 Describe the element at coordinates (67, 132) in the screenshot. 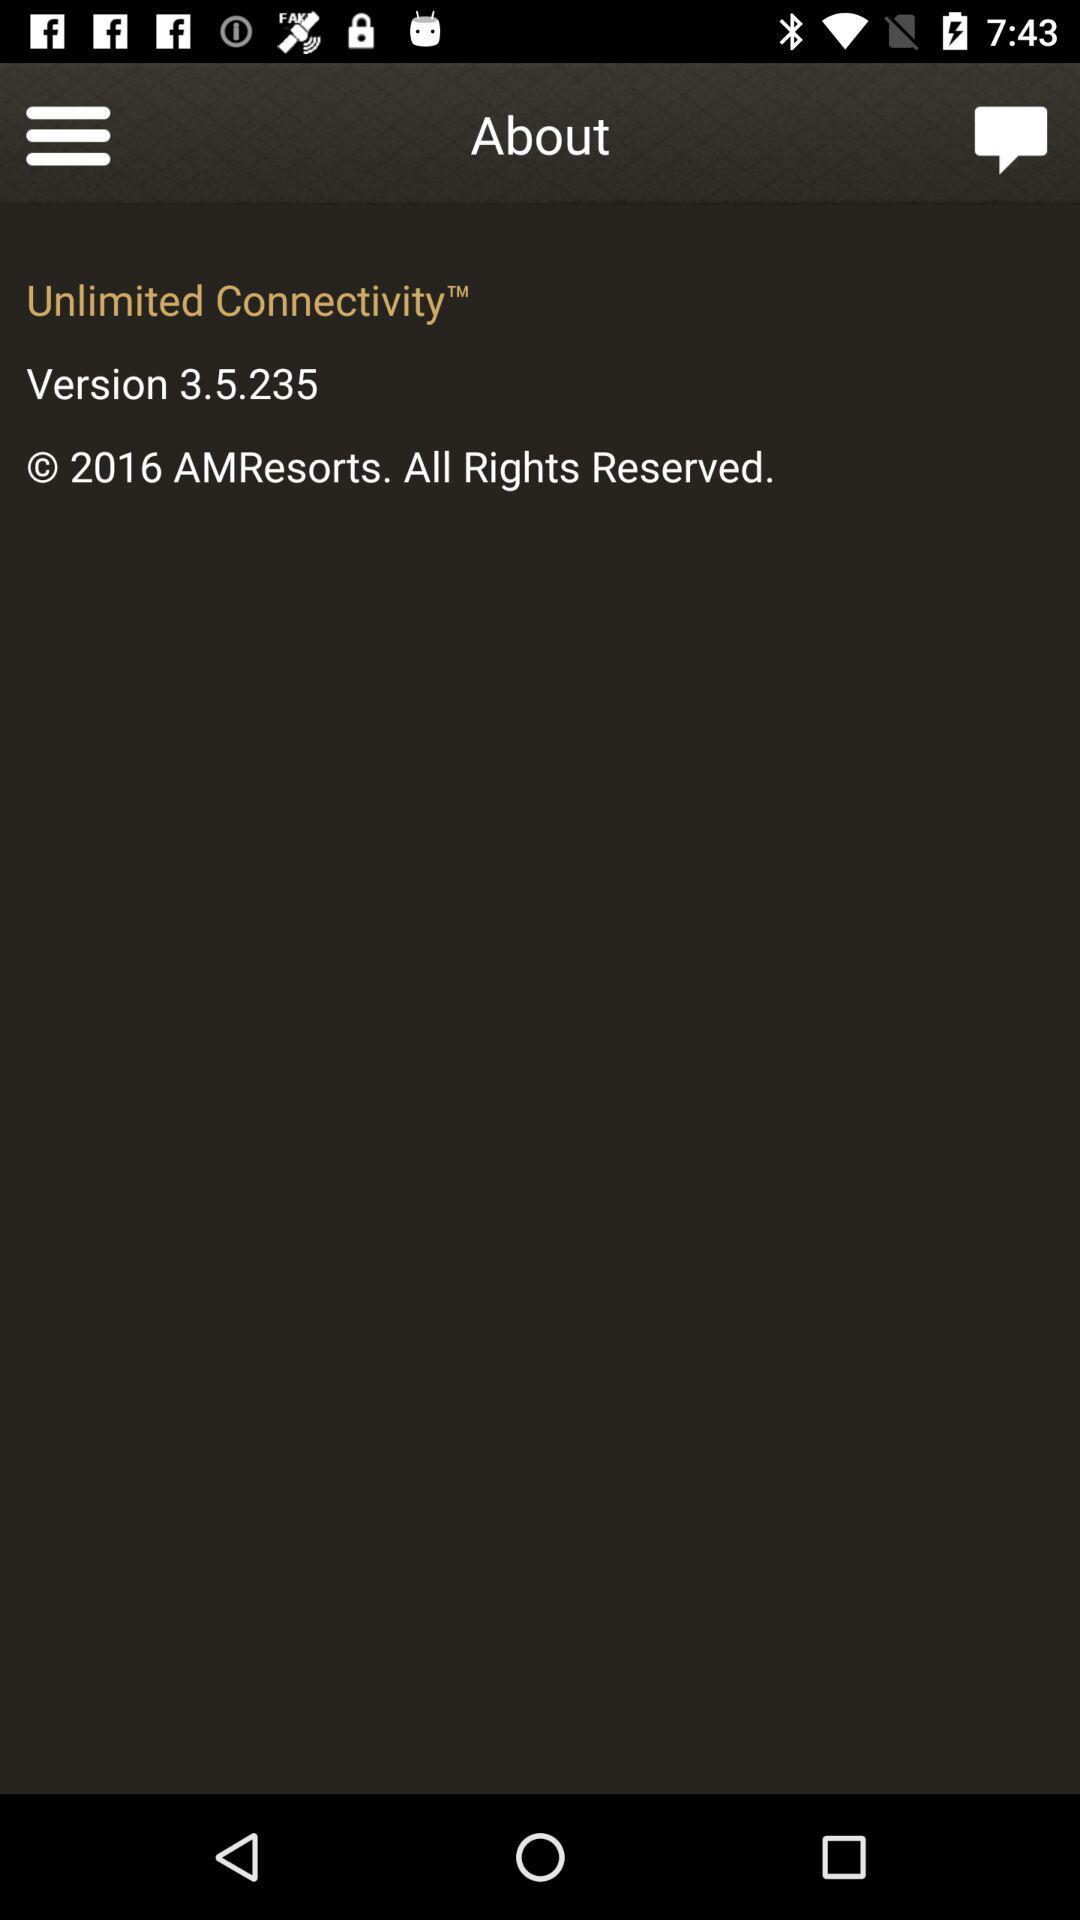

I see `the menu icon` at that location.